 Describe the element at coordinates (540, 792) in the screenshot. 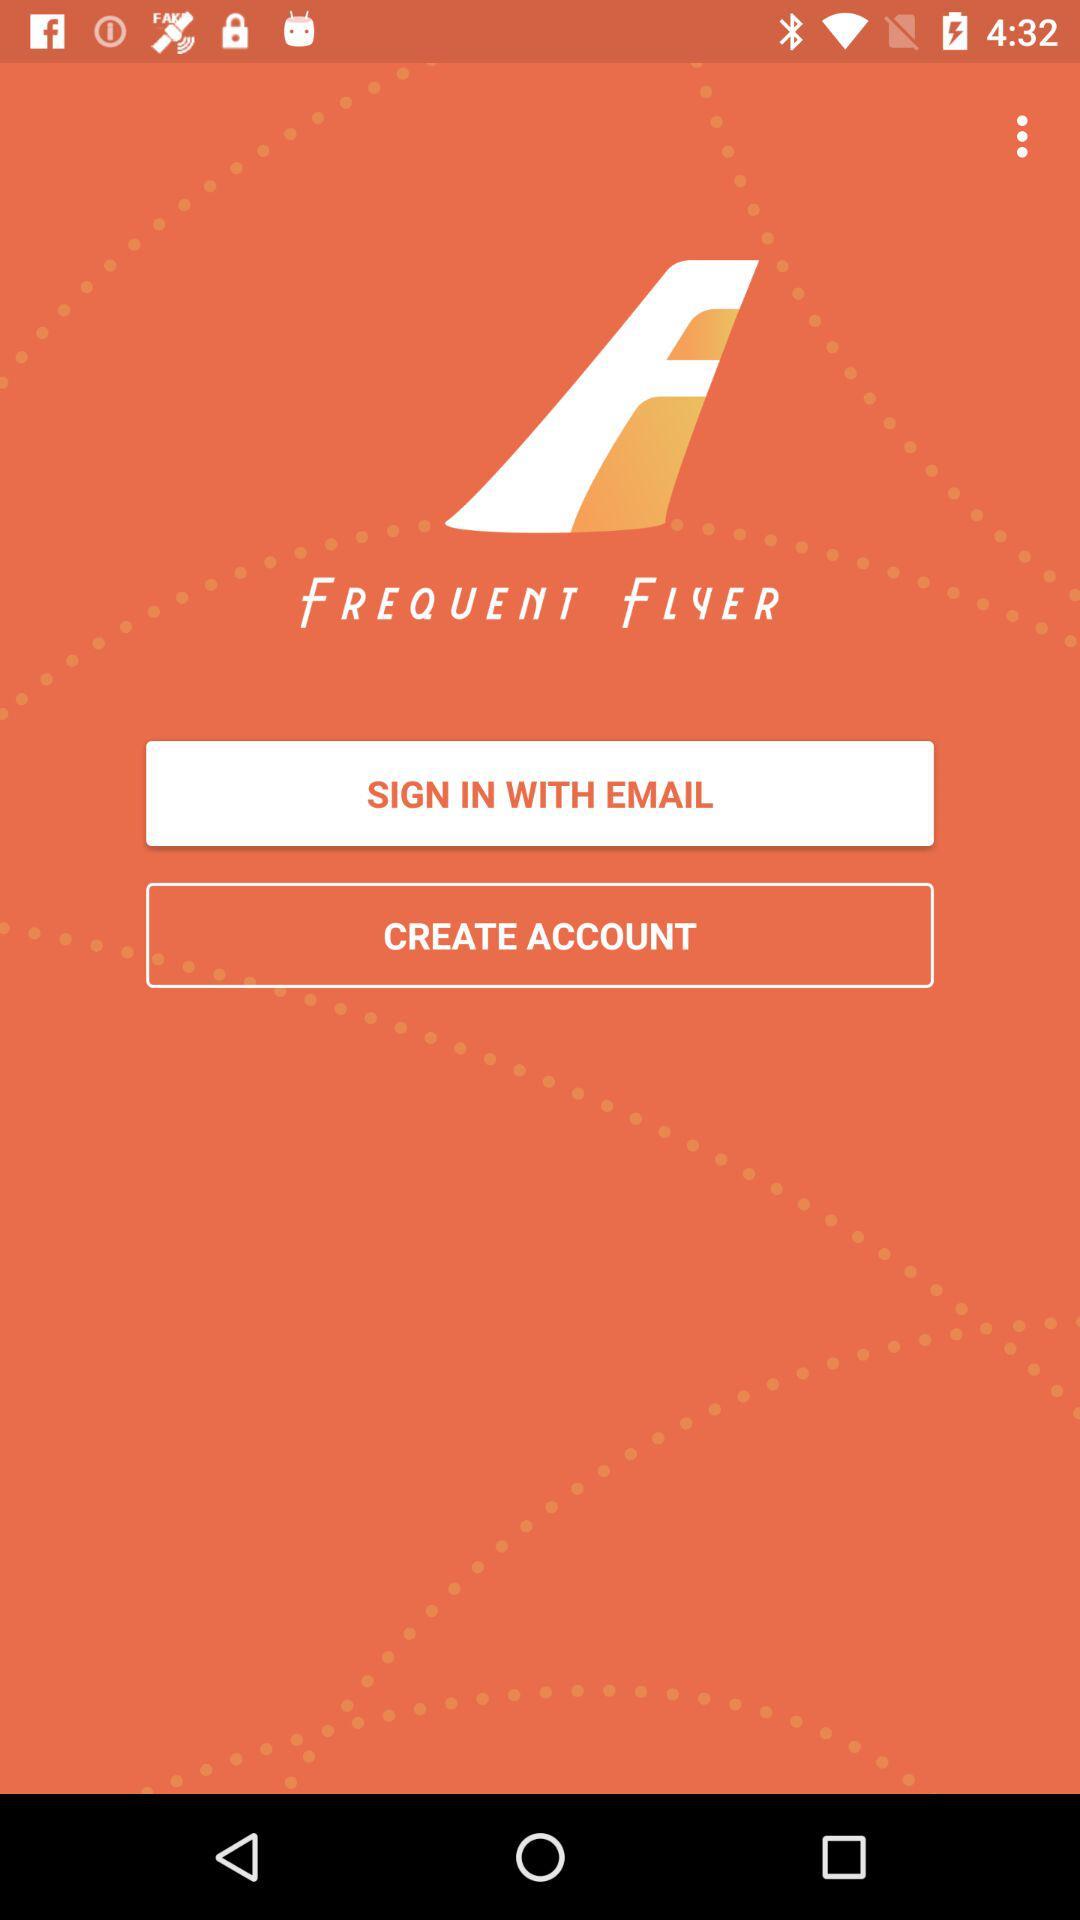

I see `the sign in with item` at that location.